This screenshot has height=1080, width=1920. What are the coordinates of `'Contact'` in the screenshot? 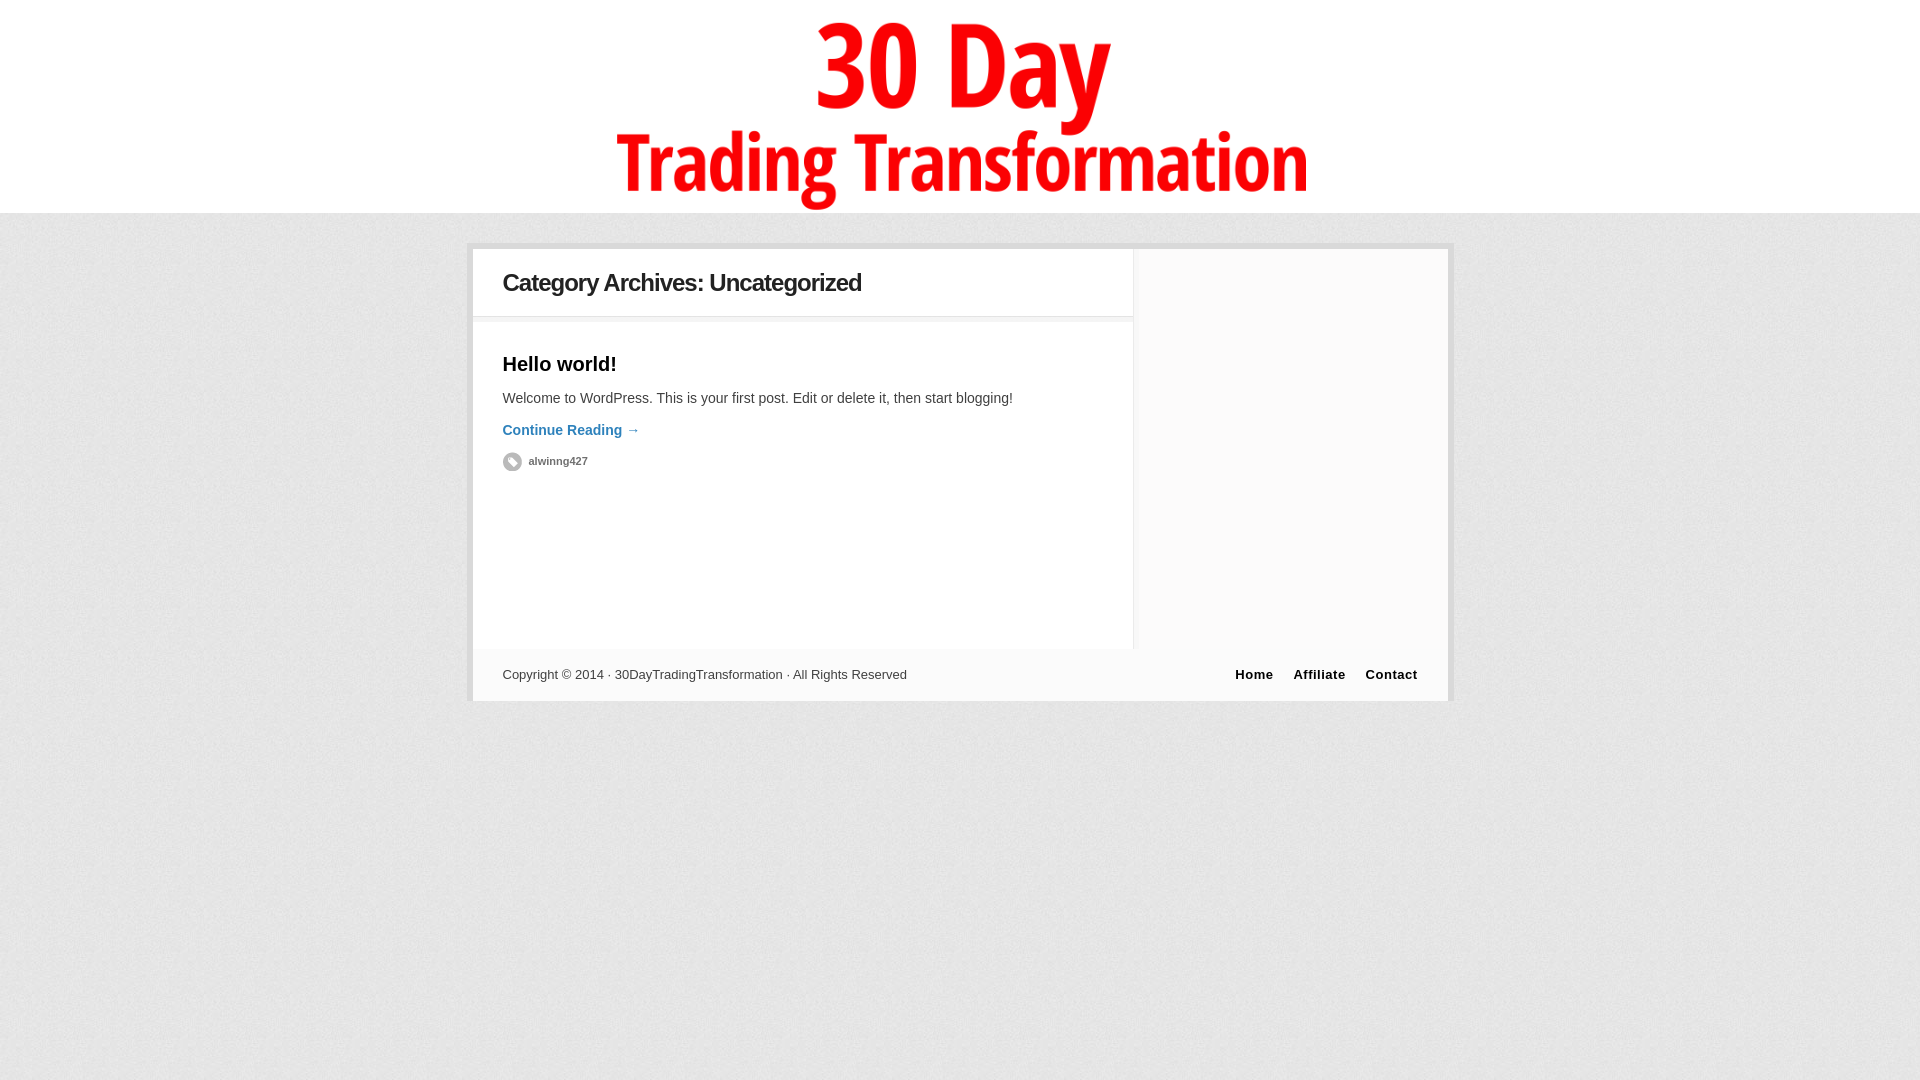 It's located at (1391, 674).